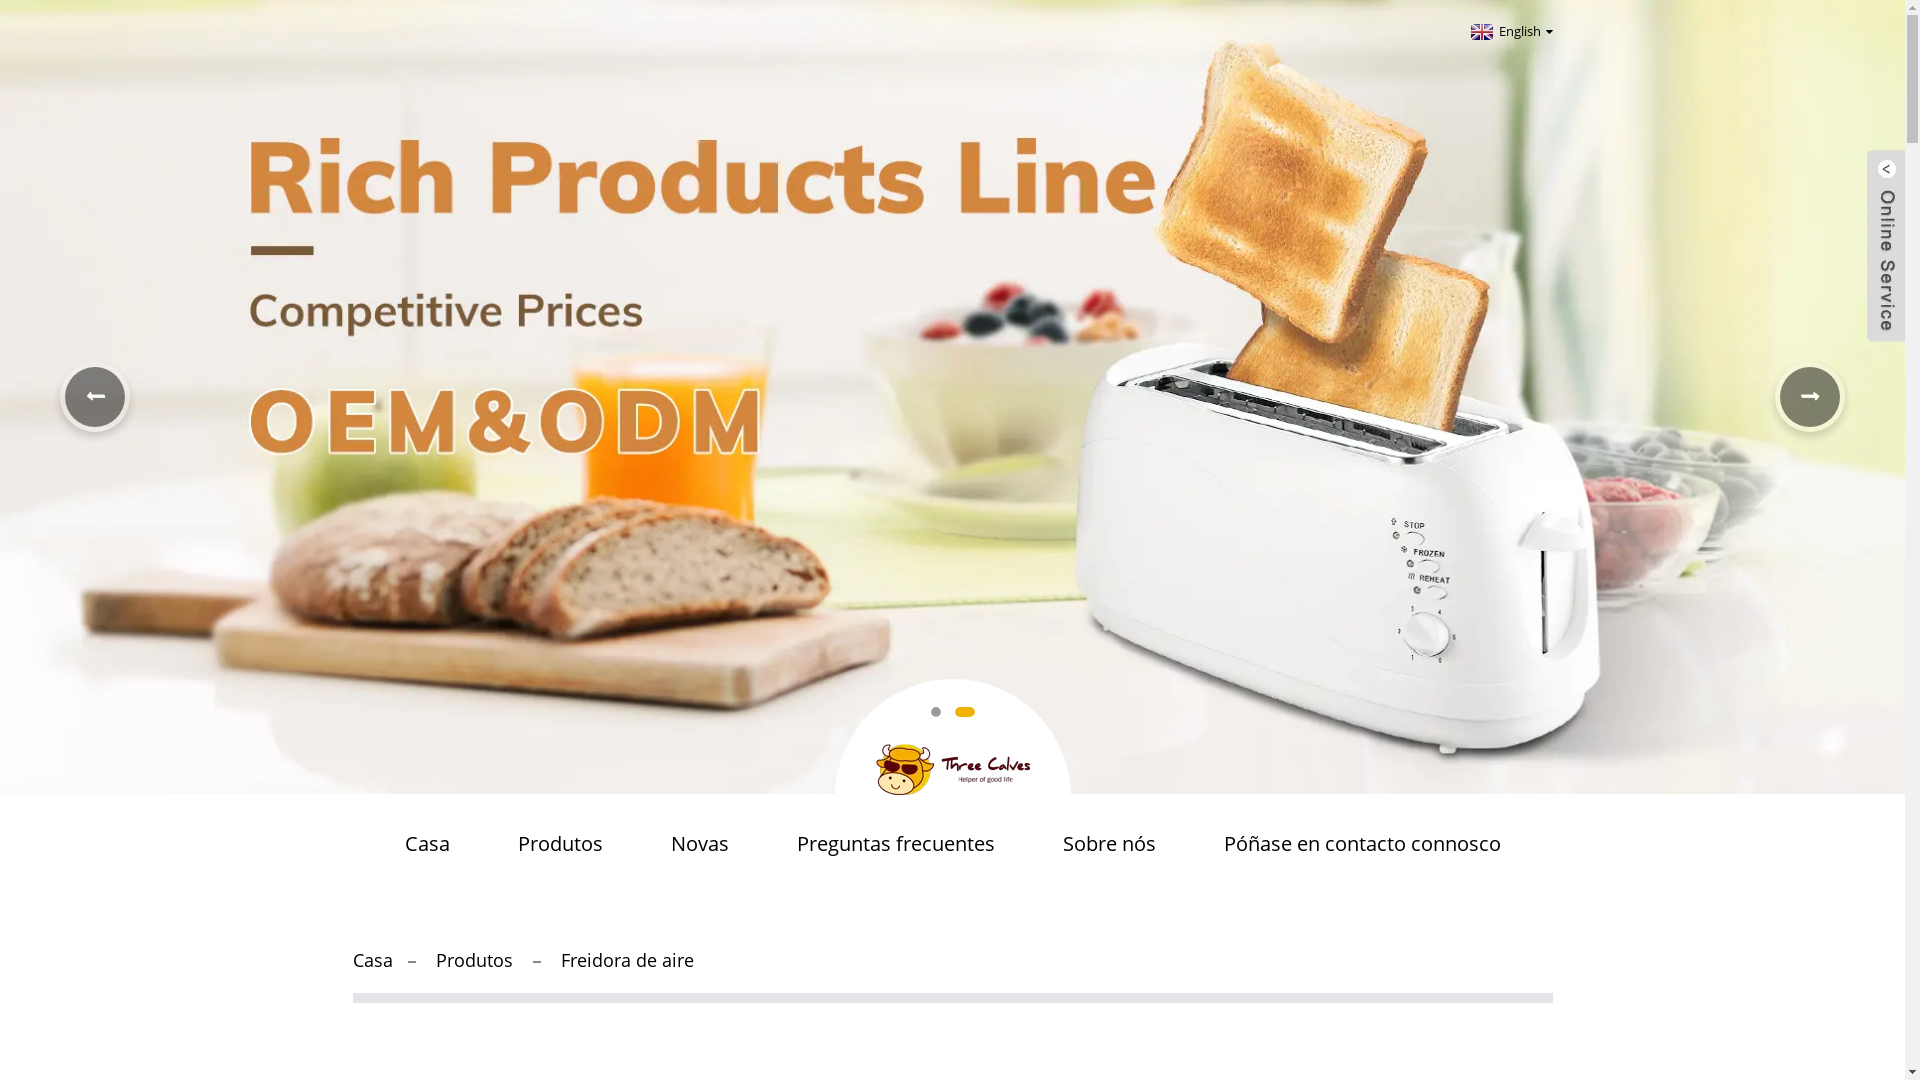 The width and height of the screenshot is (1920, 1080). Describe the element at coordinates (560, 844) in the screenshot. I see `'Produtos'` at that location.